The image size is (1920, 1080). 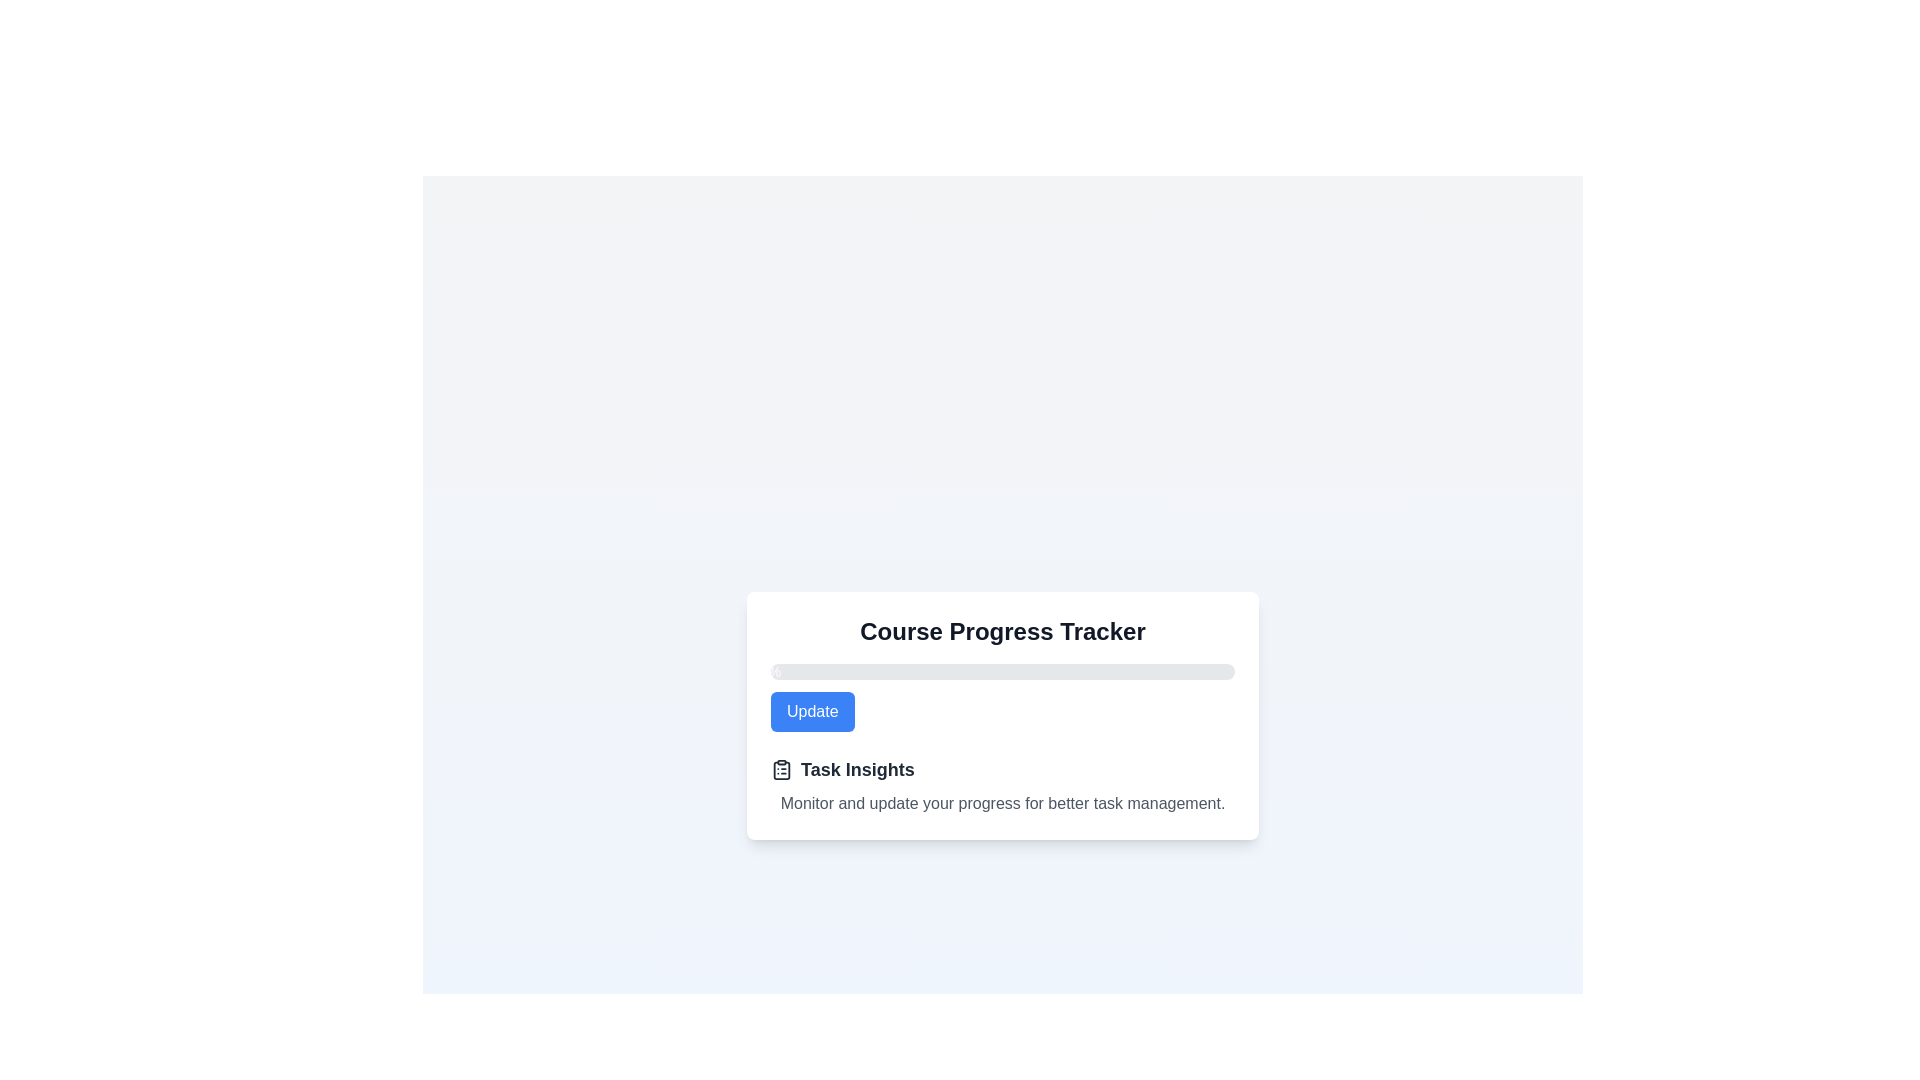 I want to click on the horizontal progress bar with a gray background and a gradient progress indicator, located under the 'Course Progress Tracker' title, so click(x=1003, y=671).